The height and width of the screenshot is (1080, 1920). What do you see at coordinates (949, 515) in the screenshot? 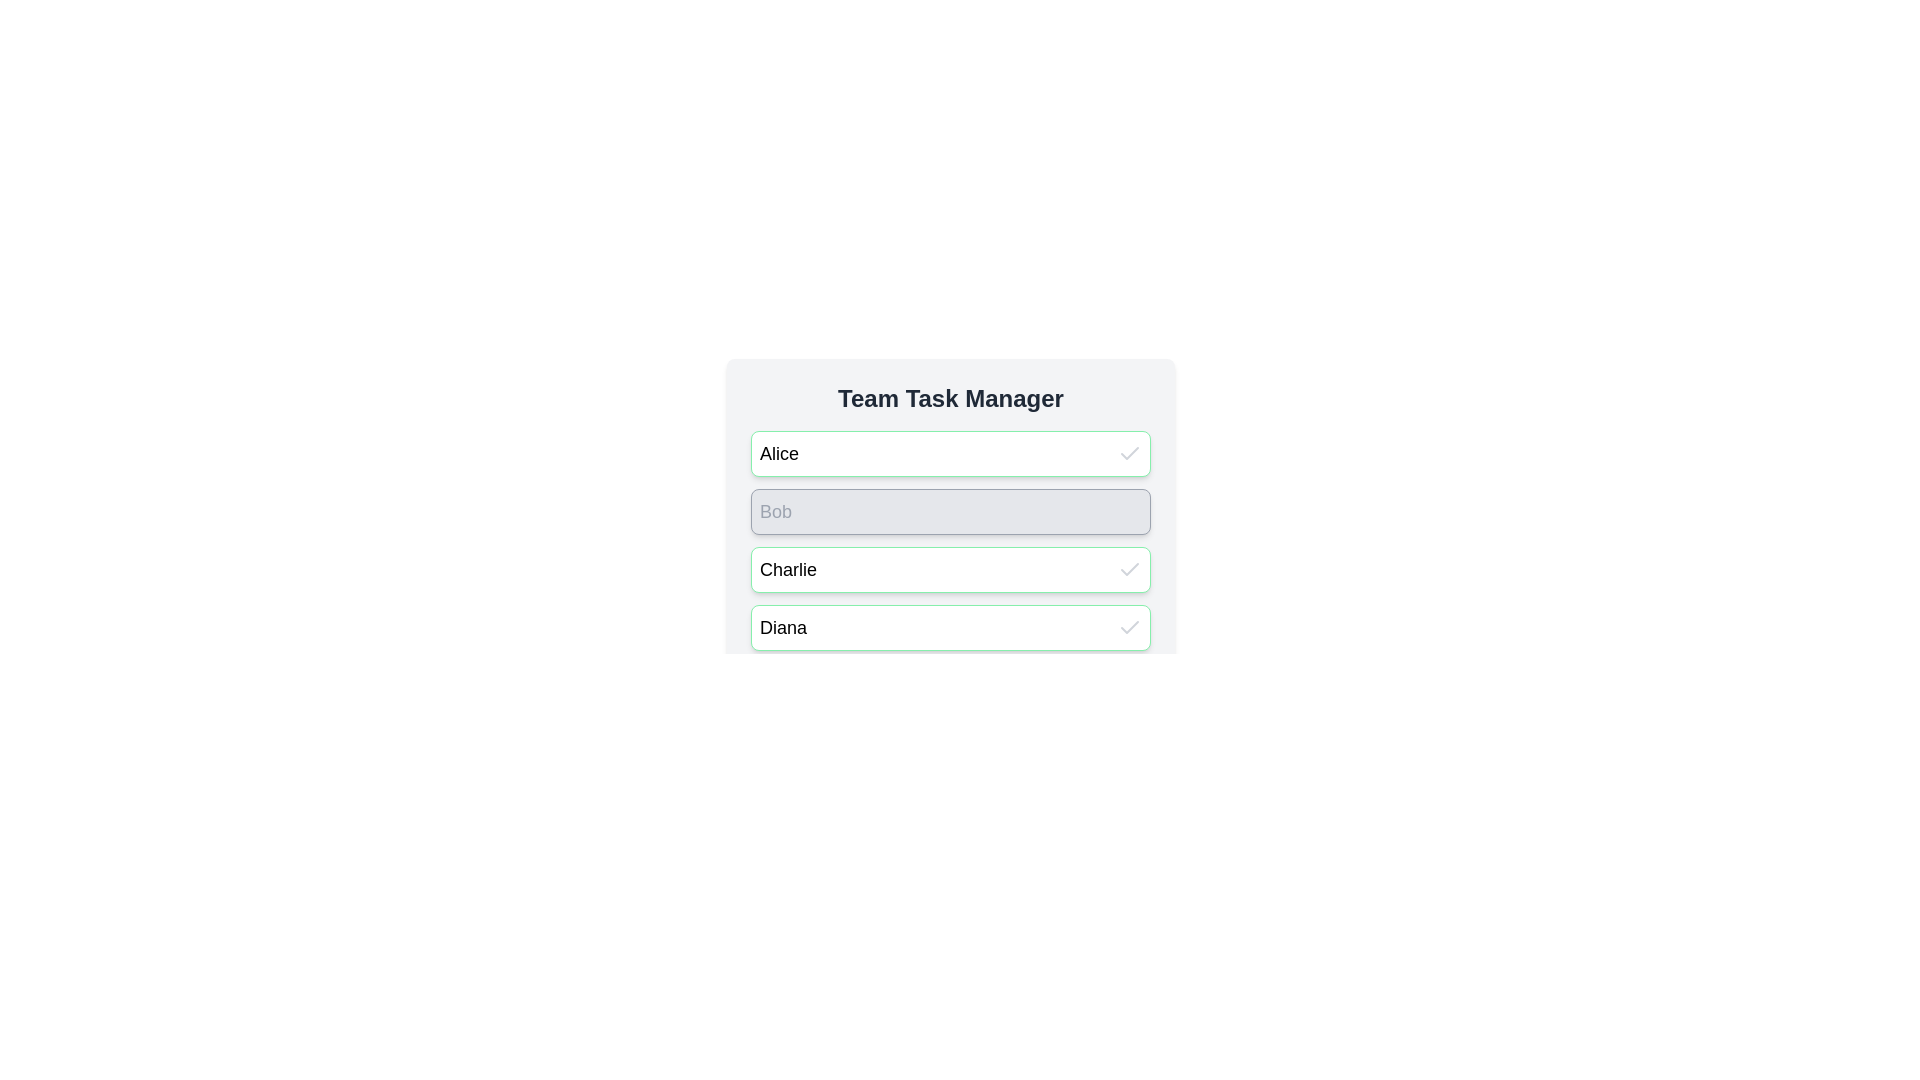
I see `the list item representing 'Bob' in the Team Task Manager, which is the second item in a vertical list of tasks` at bounding box center [949, 515].